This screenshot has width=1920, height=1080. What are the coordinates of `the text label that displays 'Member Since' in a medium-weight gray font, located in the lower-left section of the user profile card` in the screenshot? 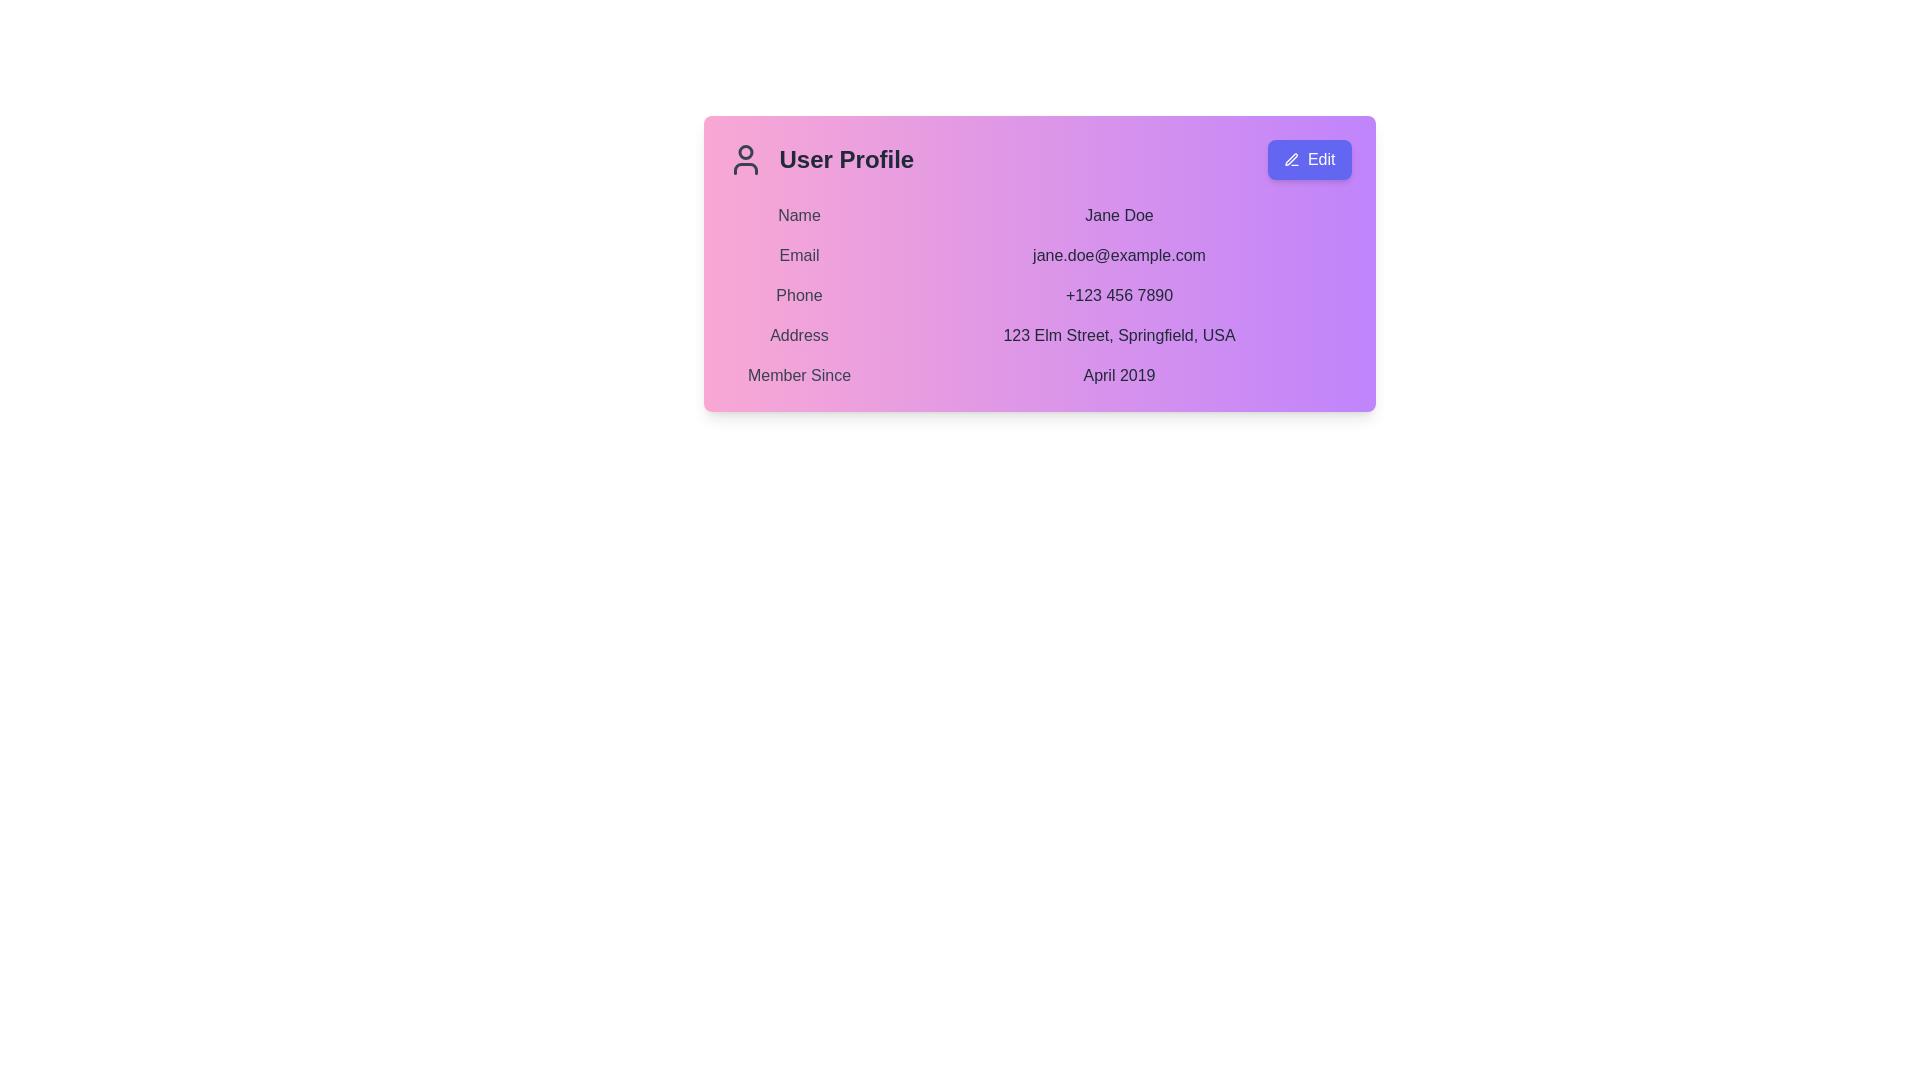 It's located at (798, 375).